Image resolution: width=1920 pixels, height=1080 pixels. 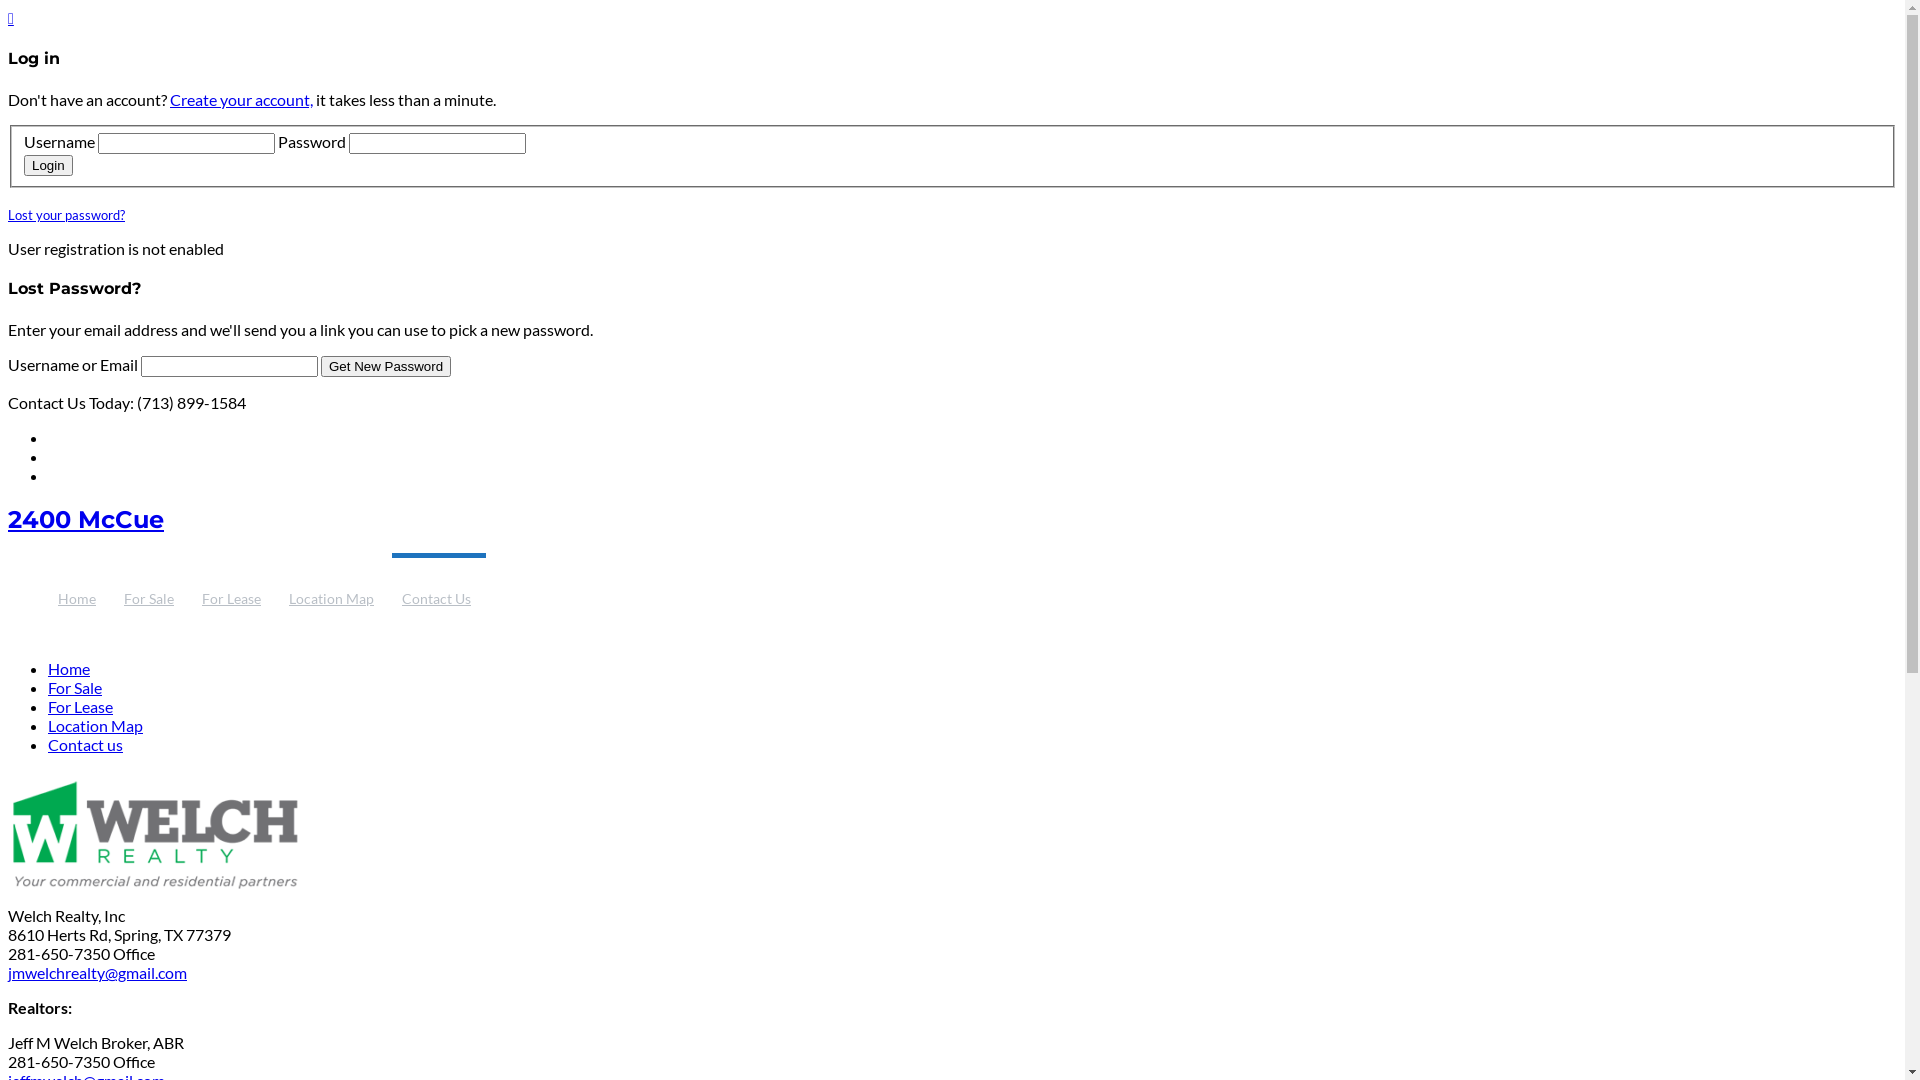 I want to click on 'Contact us', so click(x=84, y=744).